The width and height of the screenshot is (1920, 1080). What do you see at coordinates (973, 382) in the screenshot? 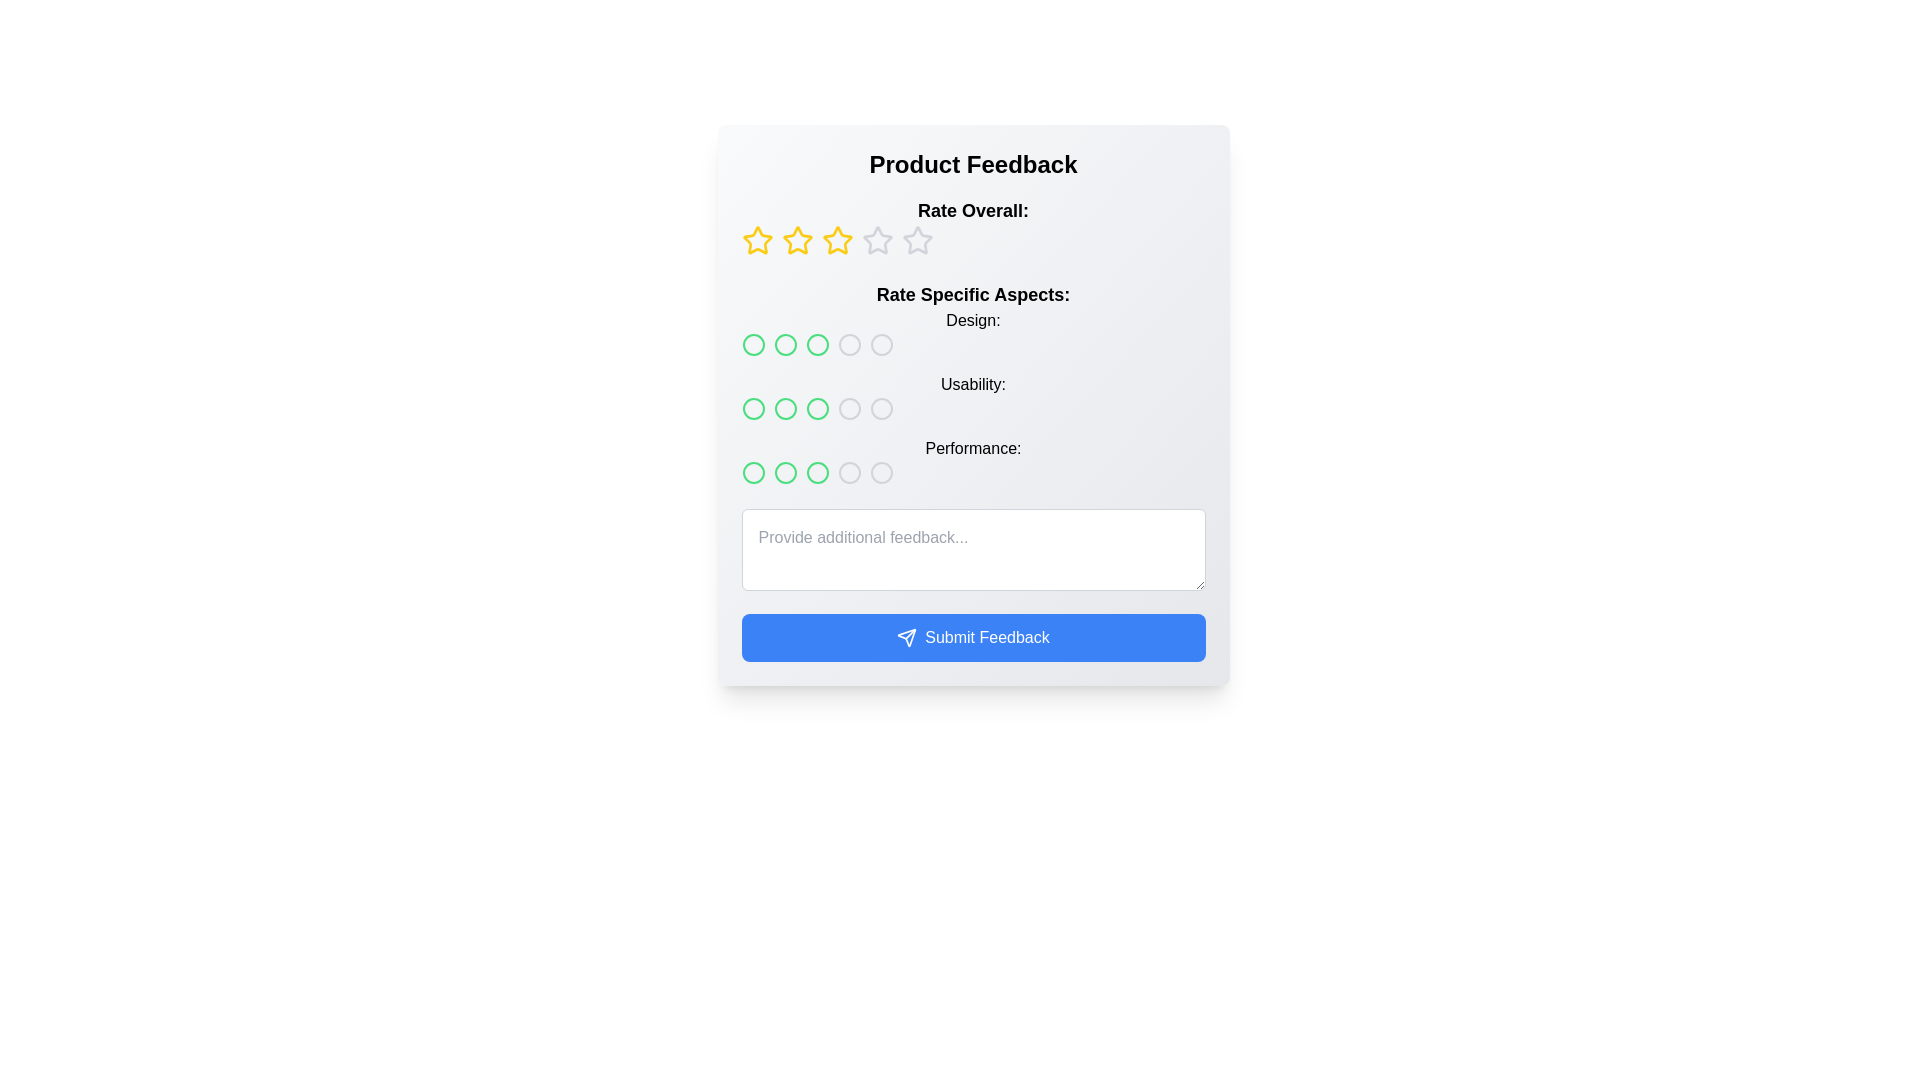
I see `the circular button in the Rating system located below the 'Rate Overall' section and above the text area for additional feedback` at bounding box center [973, 382].